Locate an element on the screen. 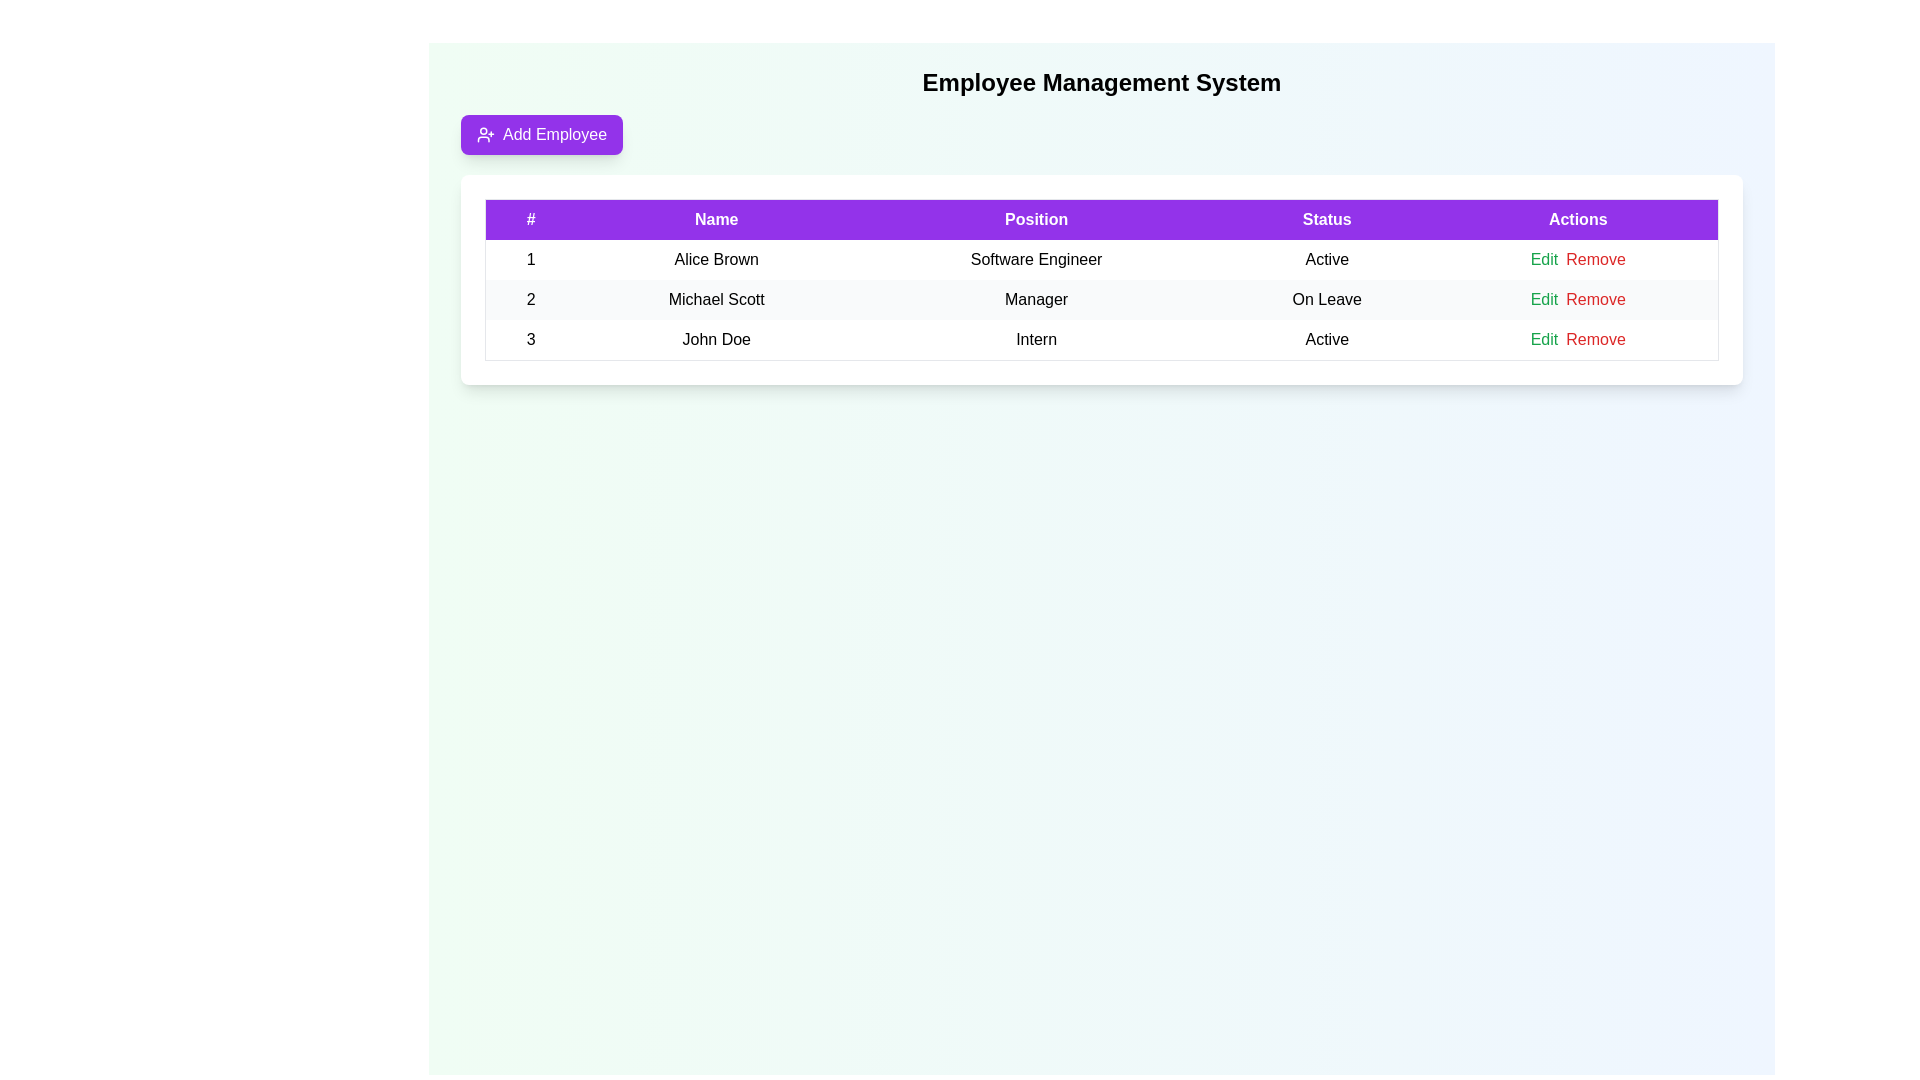 The height and width of the screenshot is (1080, 1920). the static text label that serves as an index or serial number for the row corresponding to 'Alice Brown' in the table is located at coordinates (530, 258).